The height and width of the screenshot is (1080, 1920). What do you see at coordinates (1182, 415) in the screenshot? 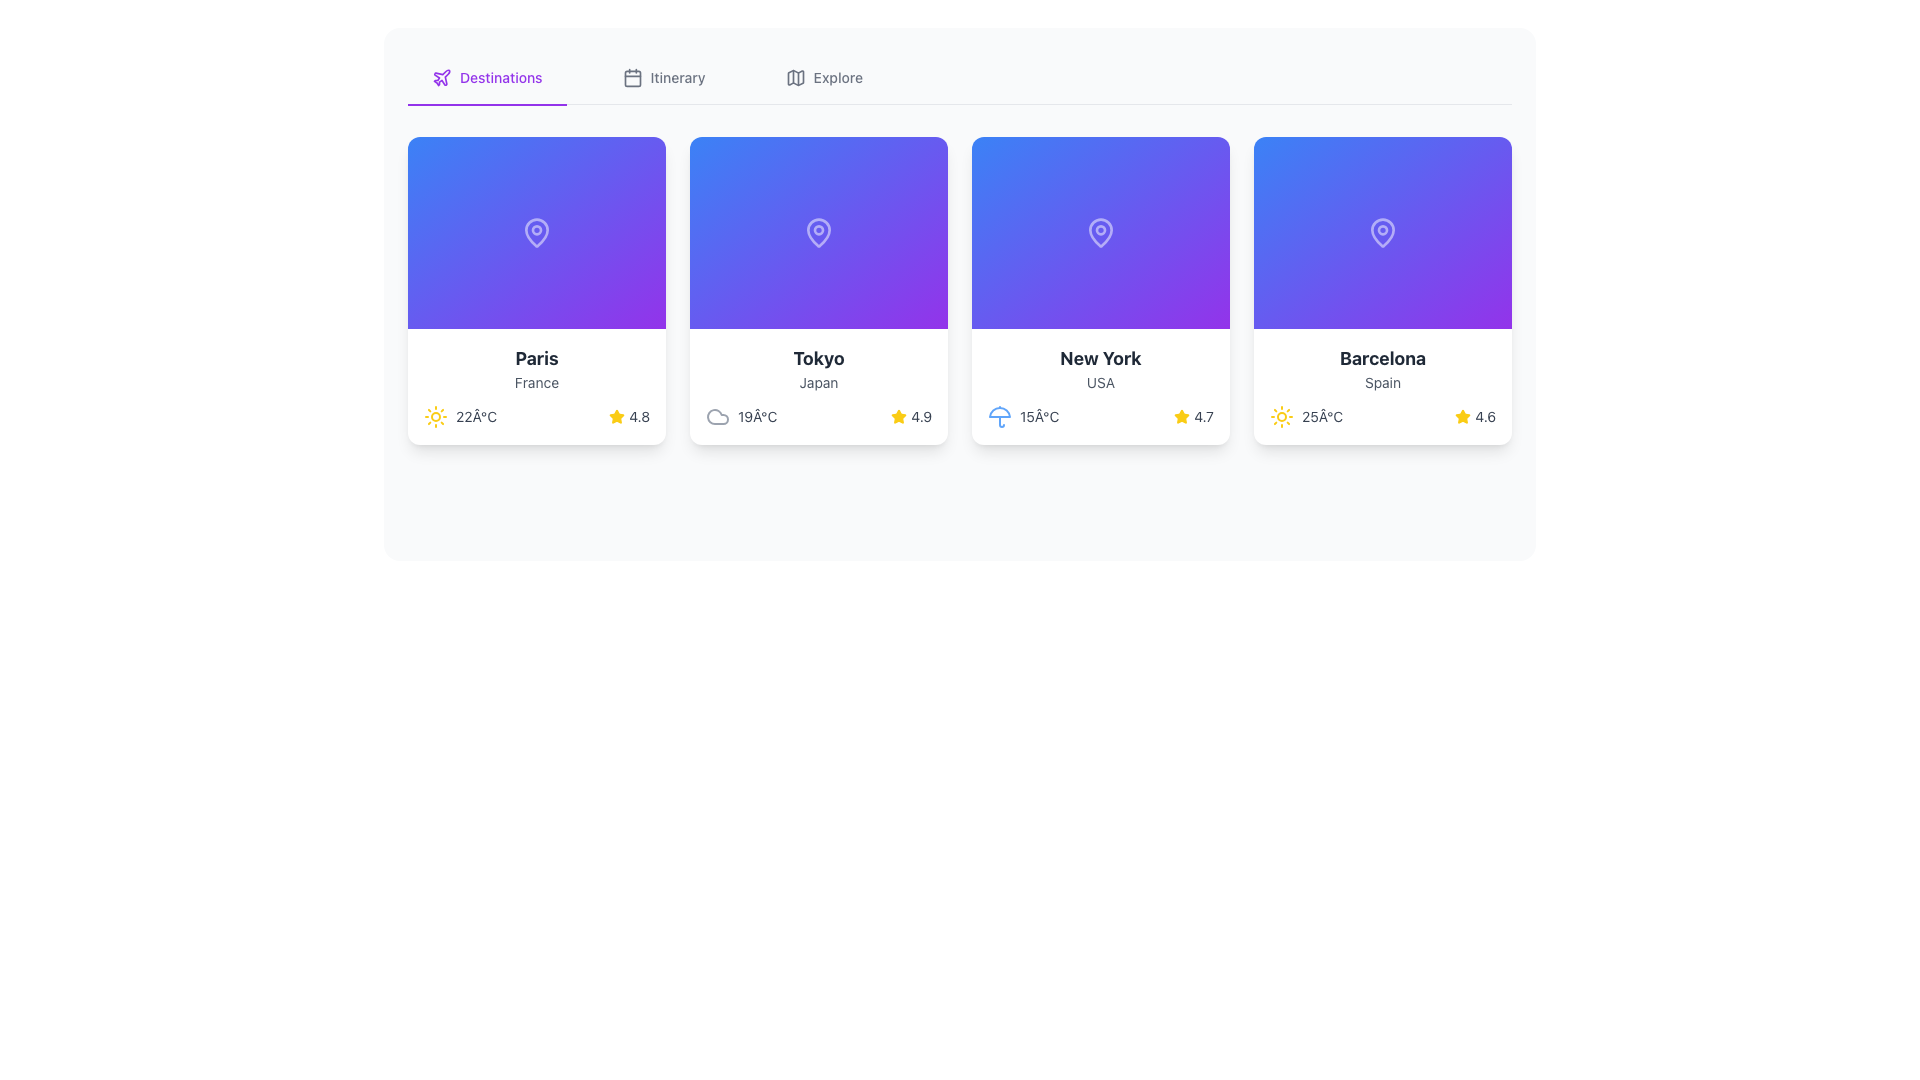
I see `the star-shaped icon in the bottom-right corner of the fourth city card` at bounding box center [1182, 415].